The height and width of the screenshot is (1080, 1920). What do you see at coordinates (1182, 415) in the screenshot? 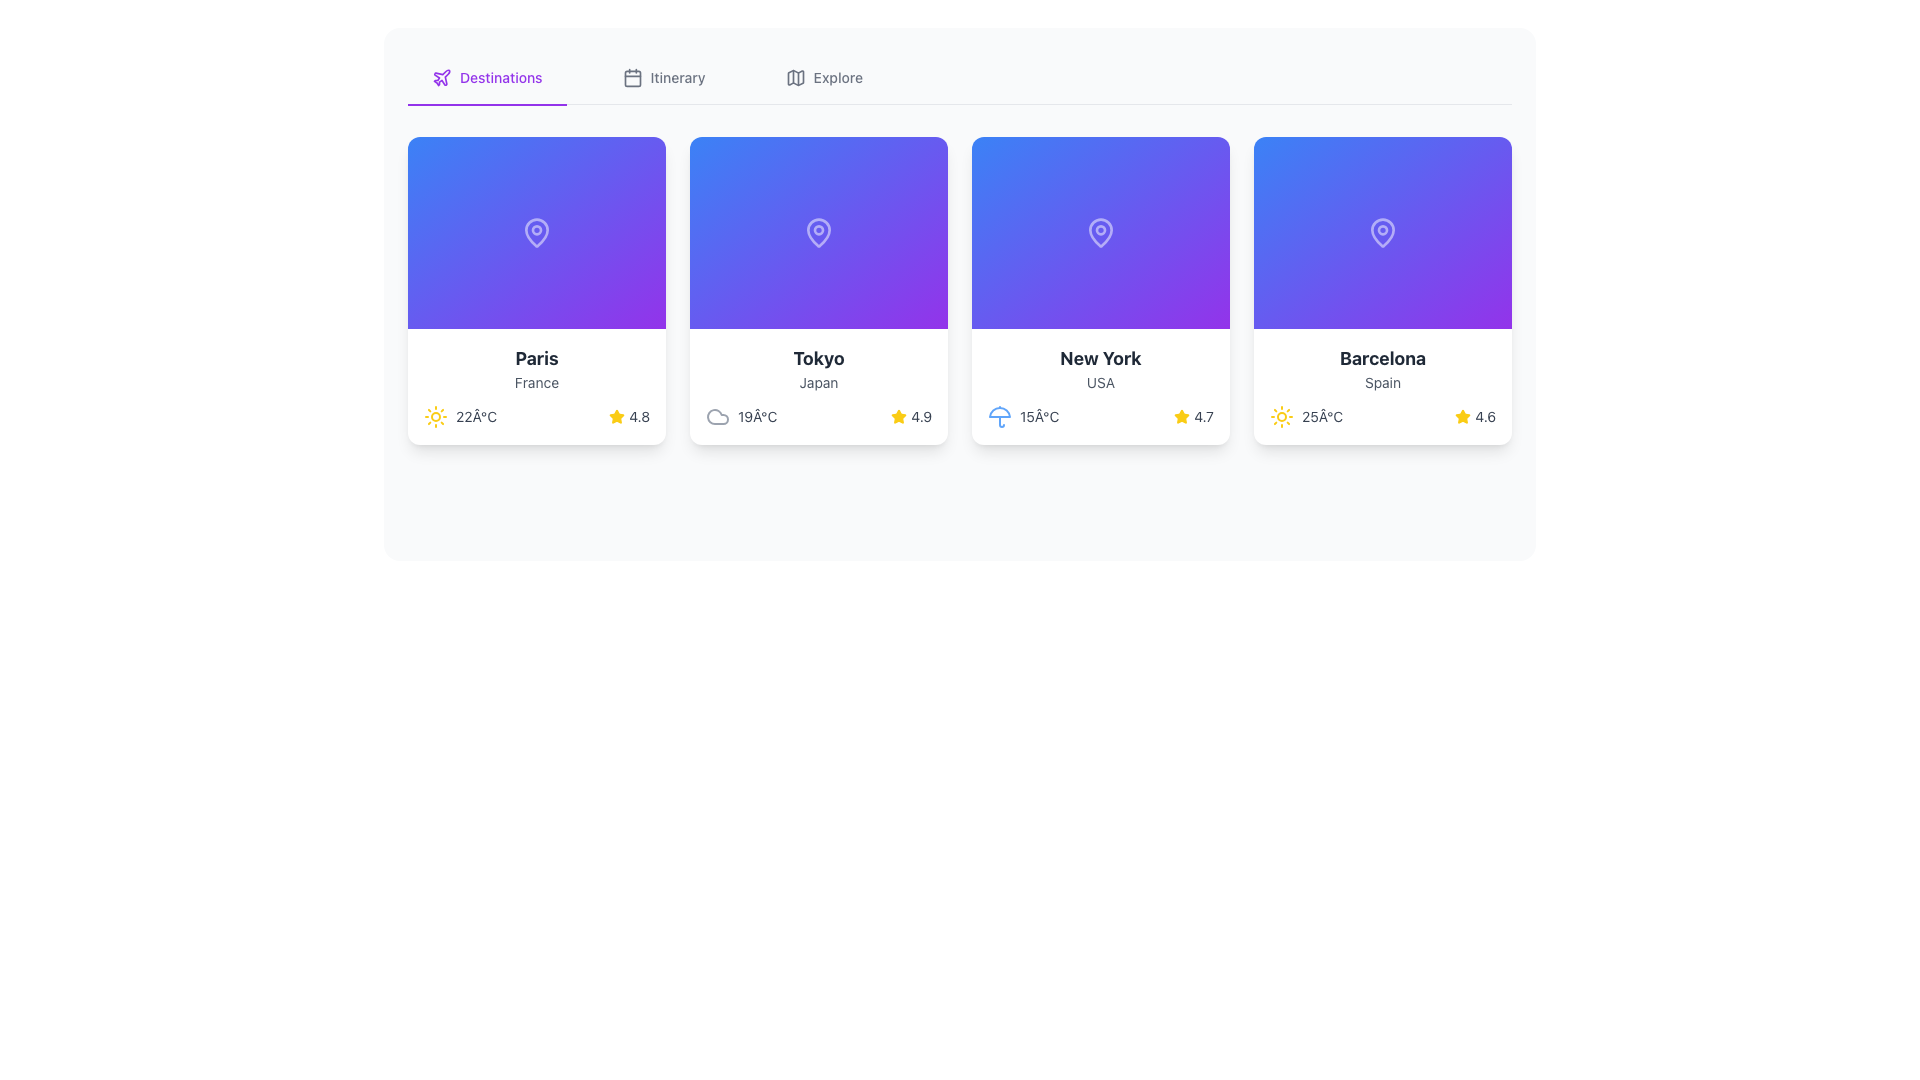
I see `the star-shaped icon in the bottom-right corner of the fourth city card` at bounding box center [1182, 415].